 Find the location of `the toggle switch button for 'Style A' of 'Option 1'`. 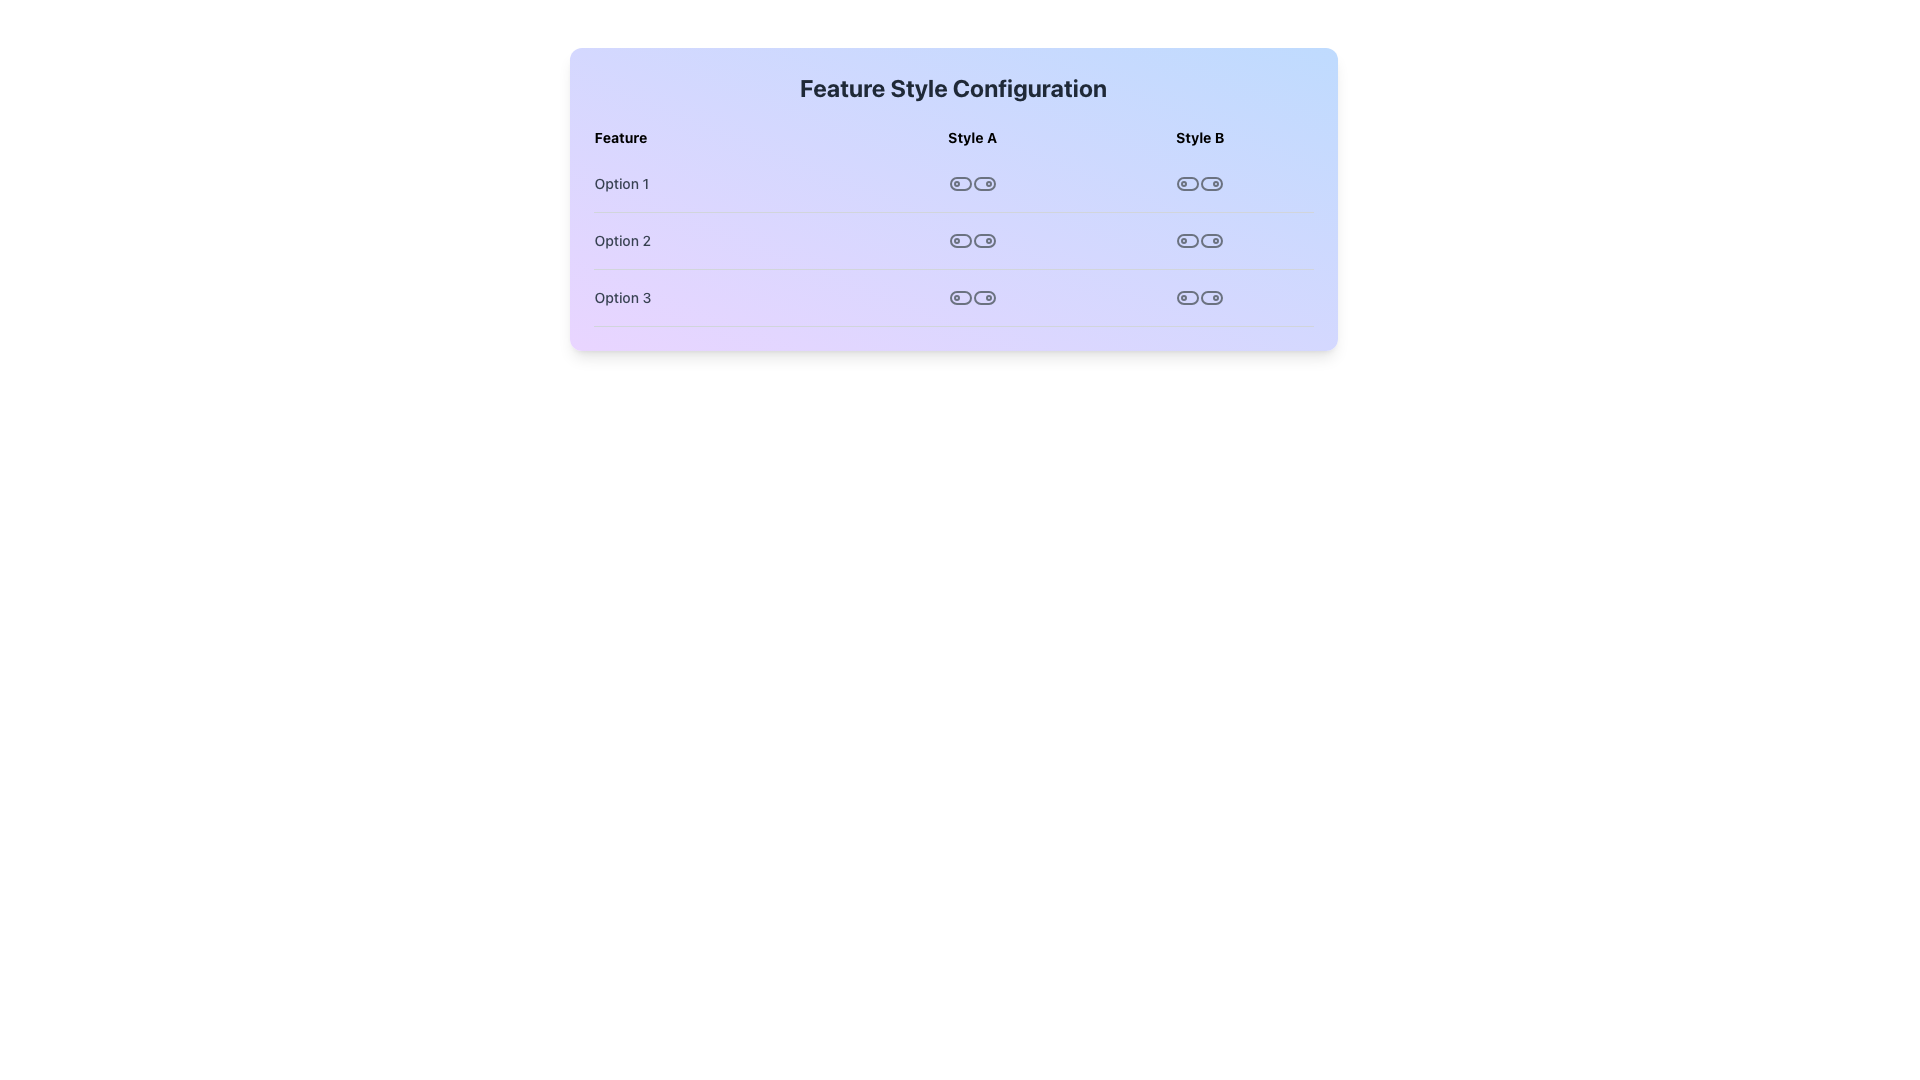

the toggle switch button for 'Style A' of 'Option 1' is located at coordinates (960, 184).